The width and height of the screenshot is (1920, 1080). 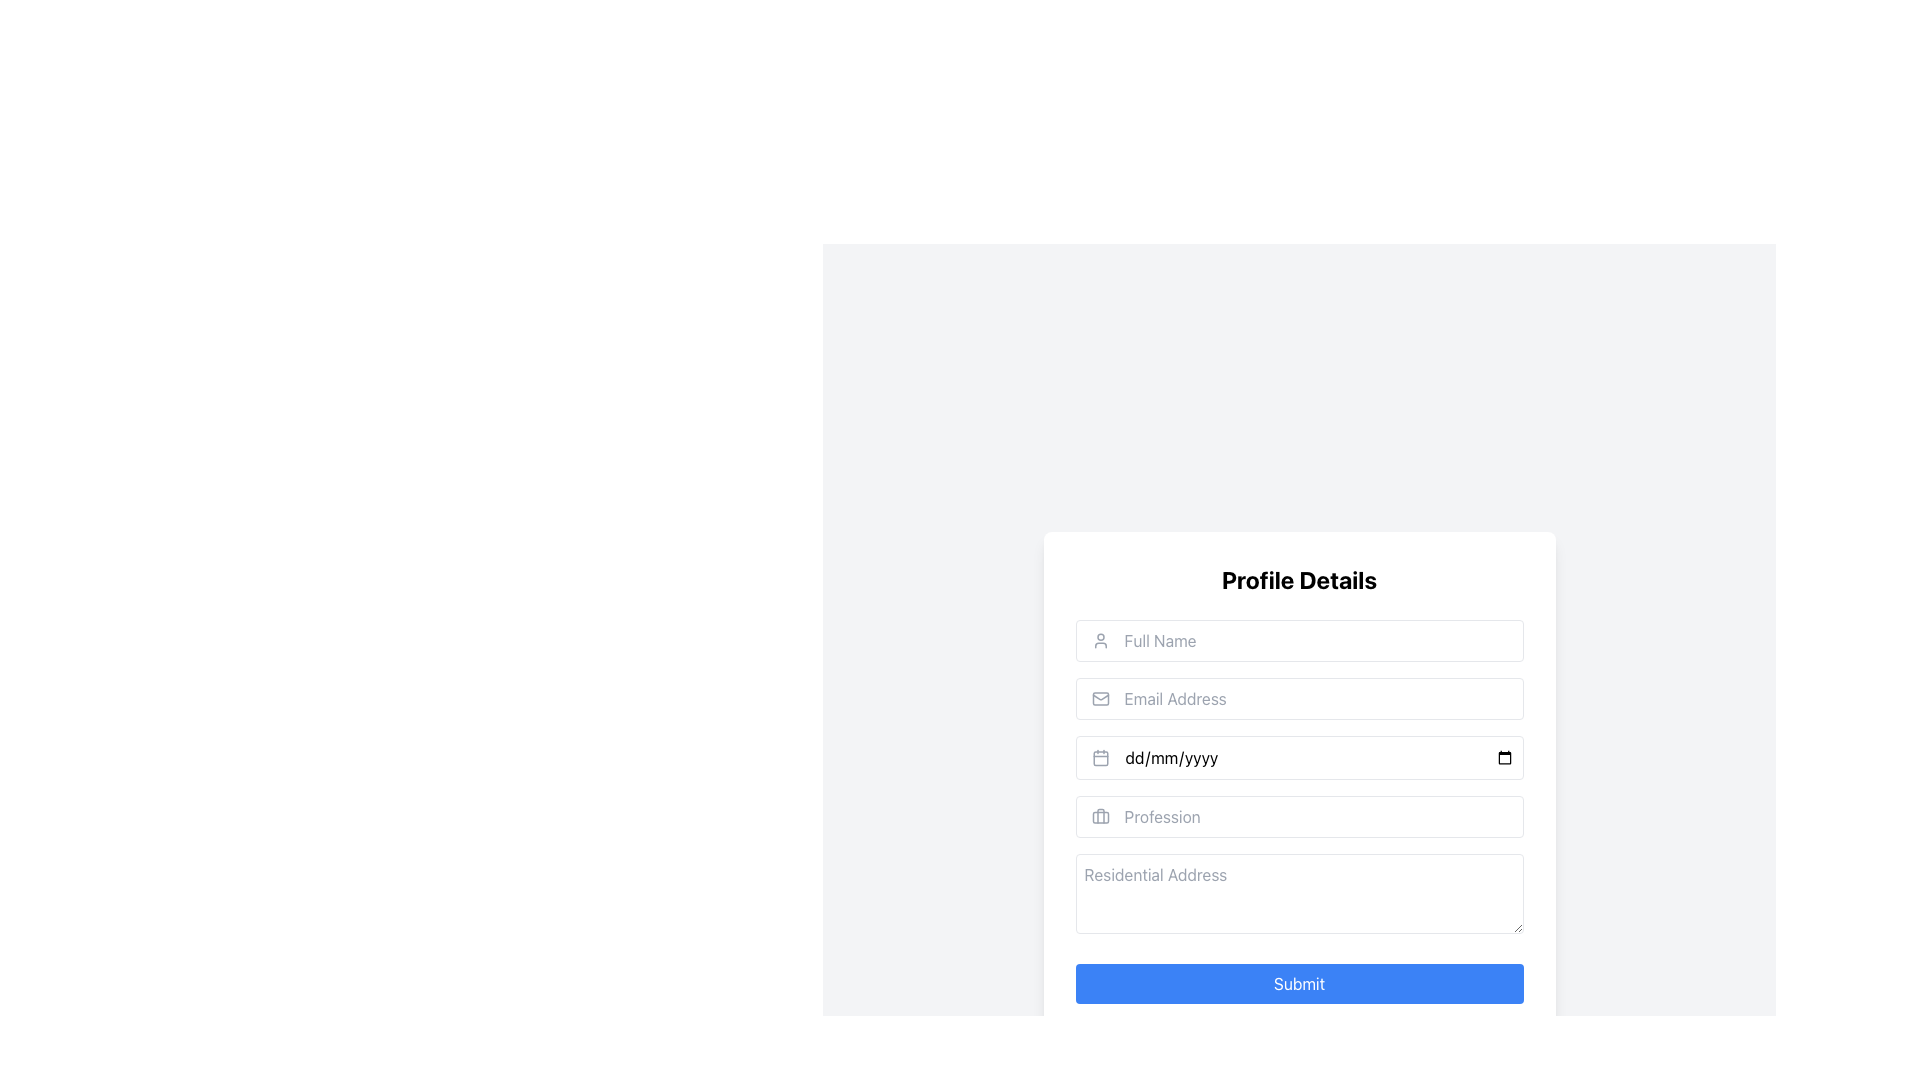 I want to click on the calendar icon positioned to the left of the 'Date of Birth' input field, which visually indicates the purpose of the input box, so click(x=1099, y=758).